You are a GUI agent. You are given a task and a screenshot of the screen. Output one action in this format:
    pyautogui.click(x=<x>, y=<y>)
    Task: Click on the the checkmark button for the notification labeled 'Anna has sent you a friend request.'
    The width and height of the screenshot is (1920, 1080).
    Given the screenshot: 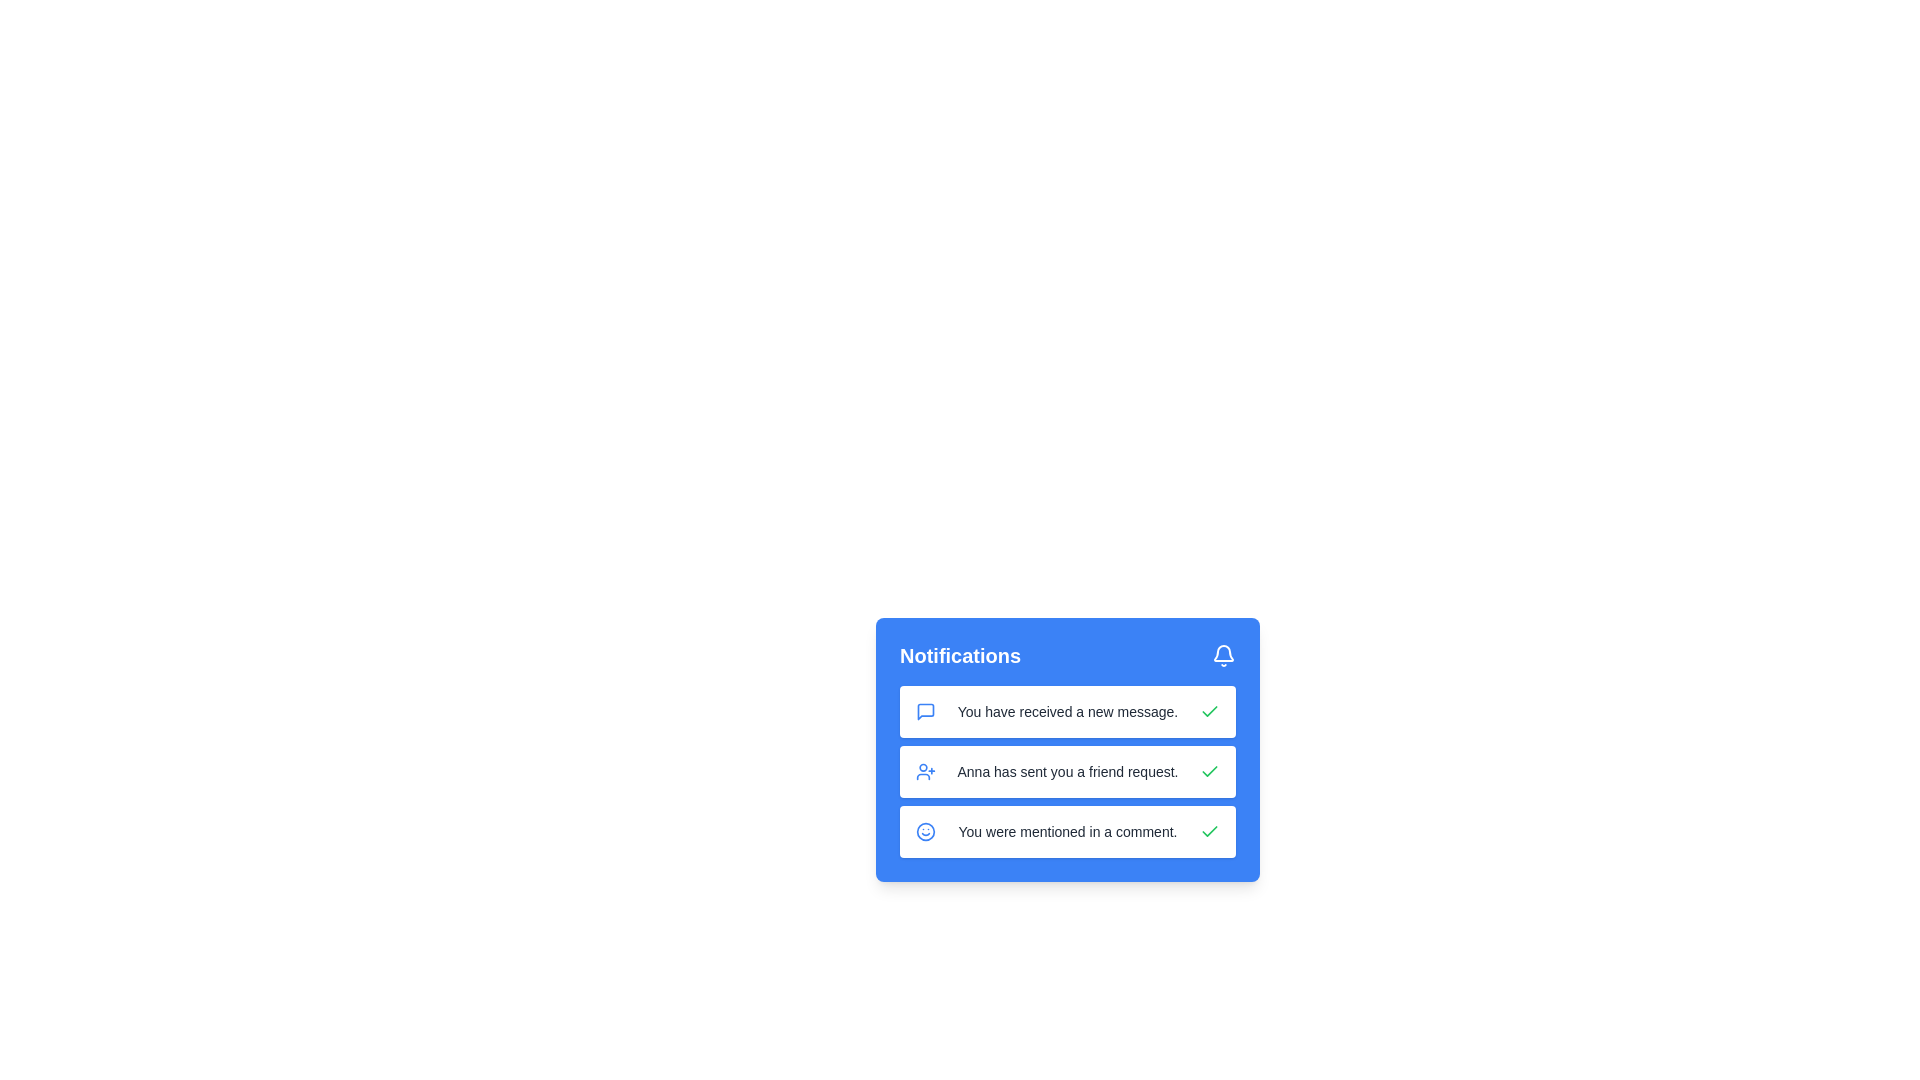 What is the action you would take?
    pyautogui.click(x=1208, y=770)
    